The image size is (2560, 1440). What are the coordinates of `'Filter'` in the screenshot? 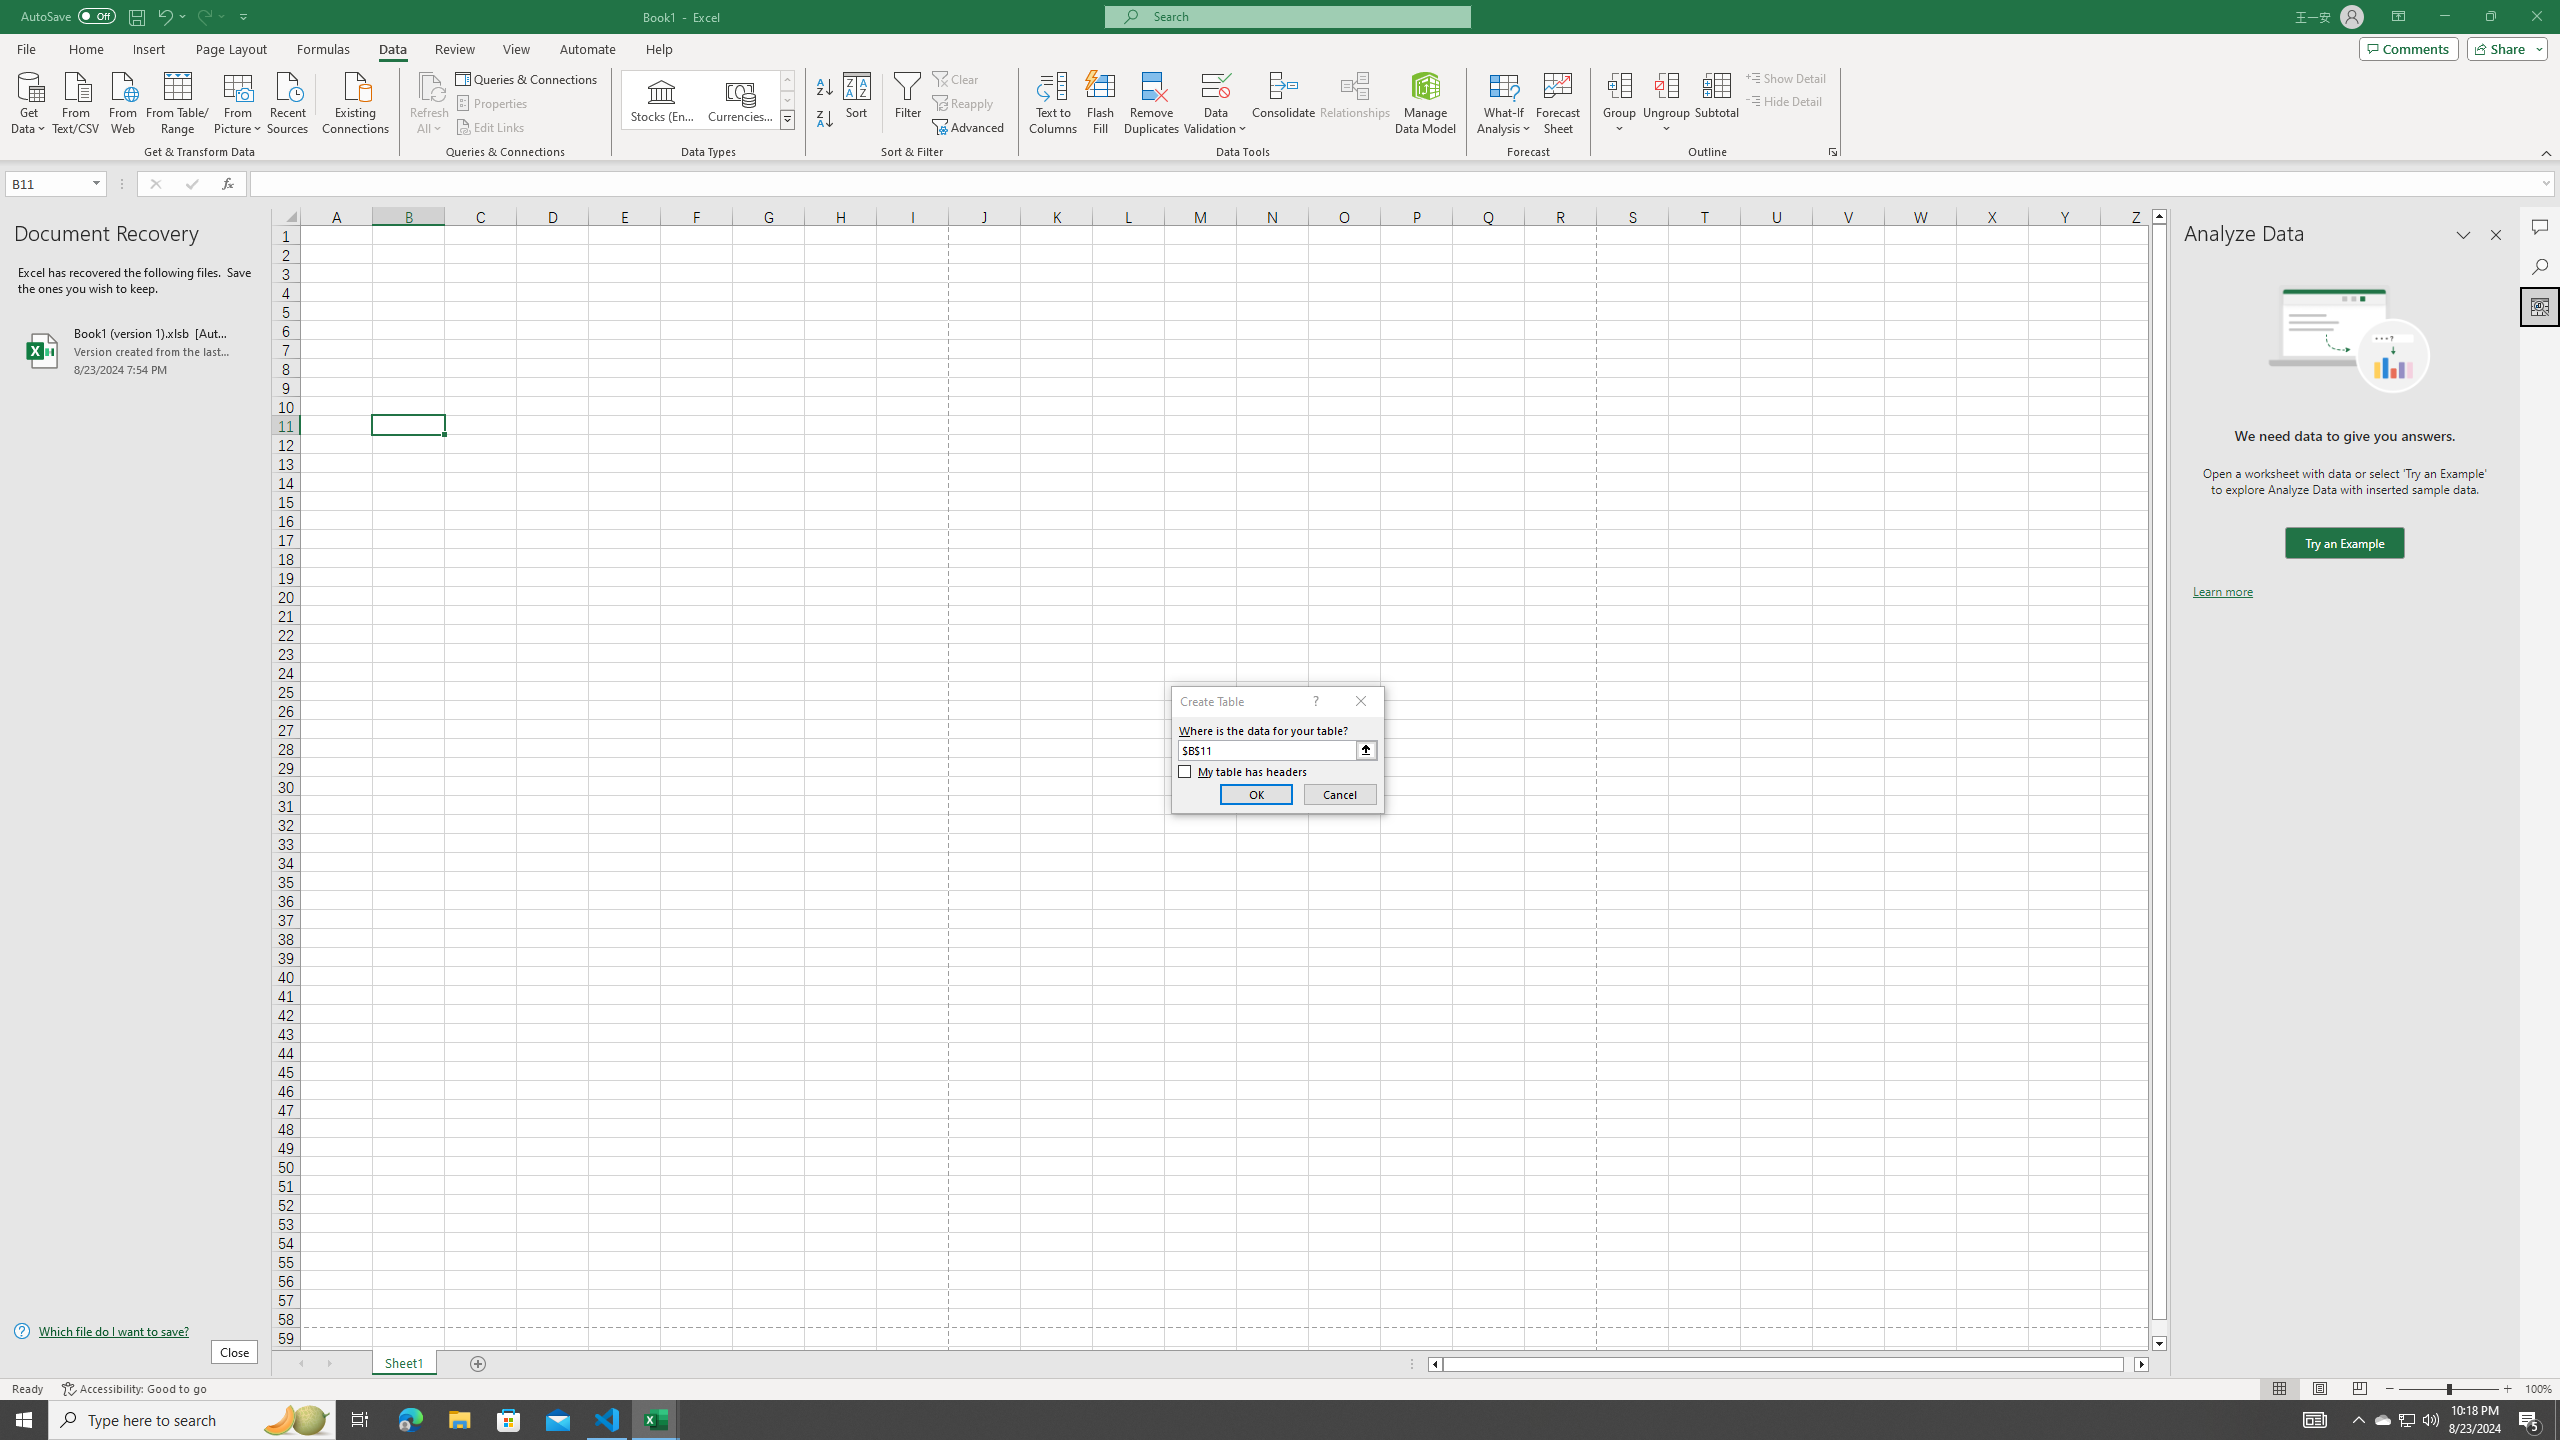 It's located at (906, 103).